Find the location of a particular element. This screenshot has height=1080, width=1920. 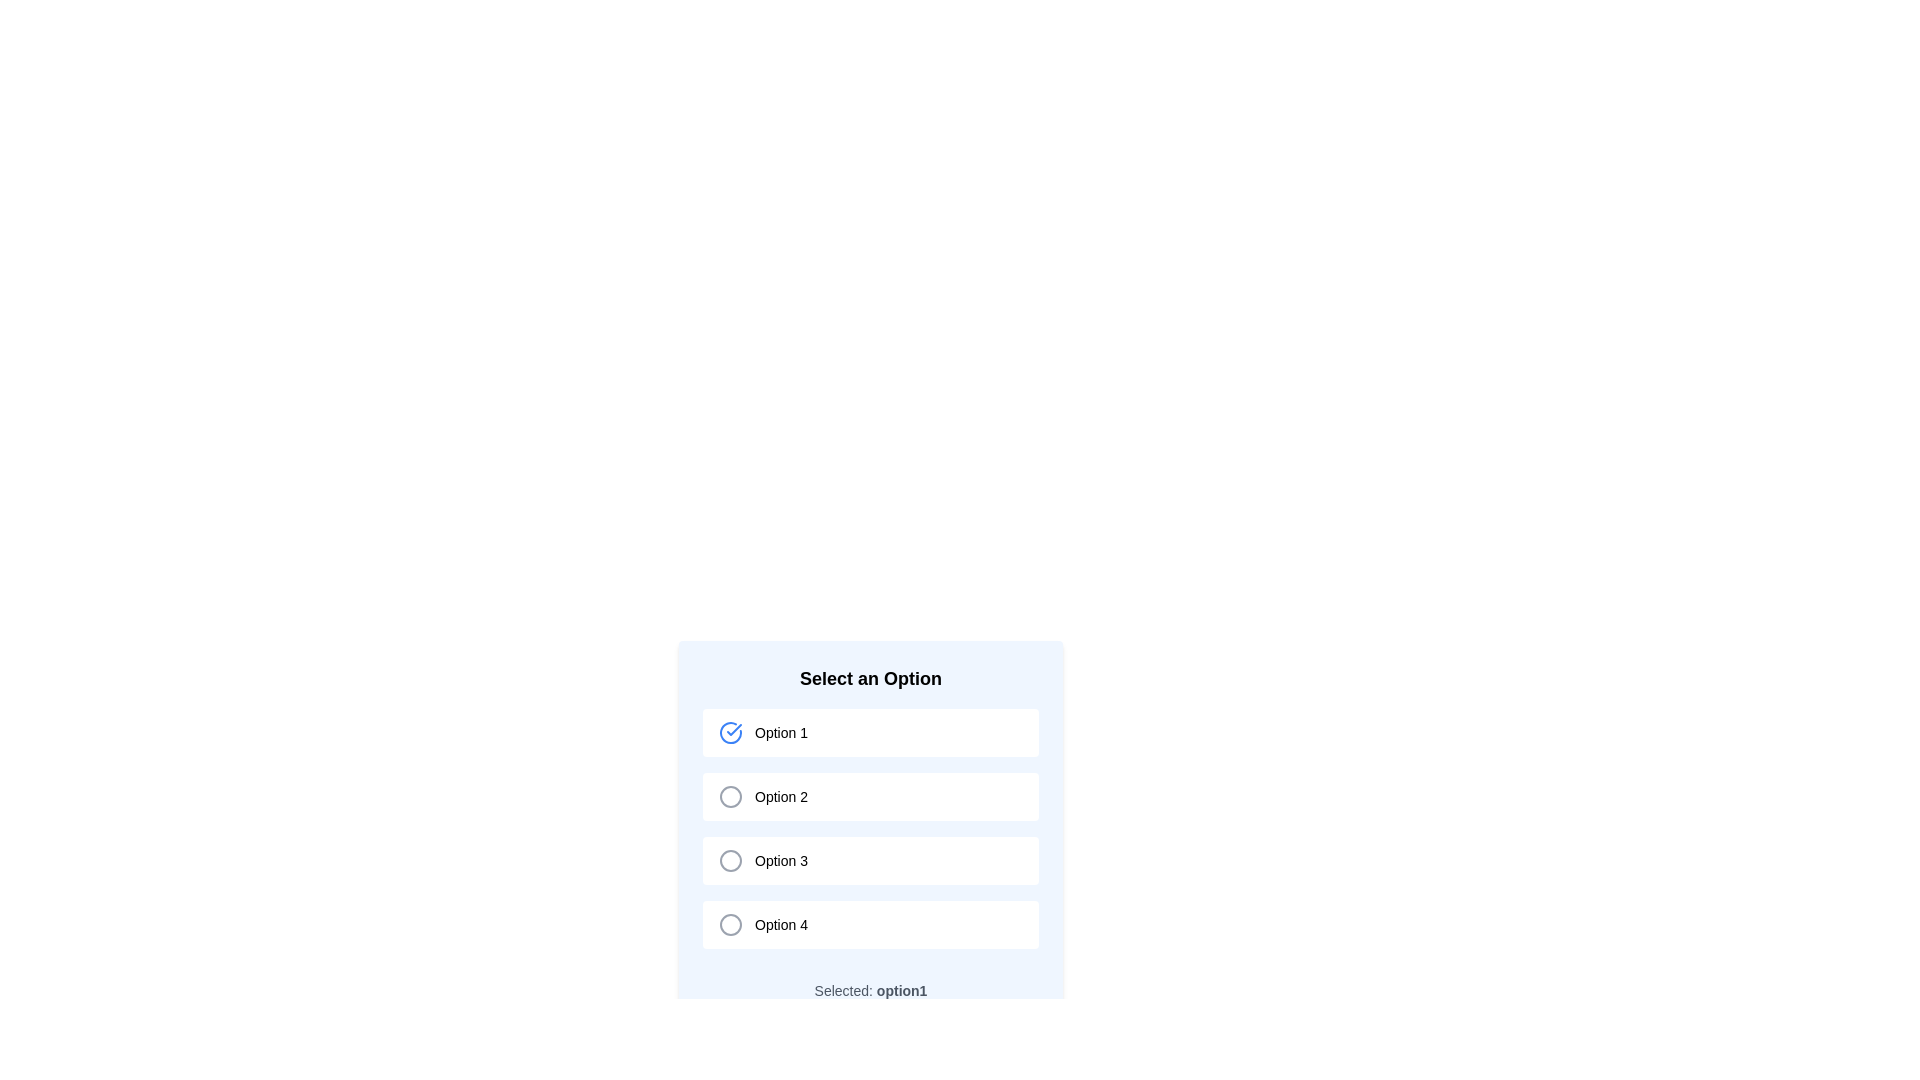

the circular radio button indicator for option 2 in the selection dialog is located at coordinates (729, 796).